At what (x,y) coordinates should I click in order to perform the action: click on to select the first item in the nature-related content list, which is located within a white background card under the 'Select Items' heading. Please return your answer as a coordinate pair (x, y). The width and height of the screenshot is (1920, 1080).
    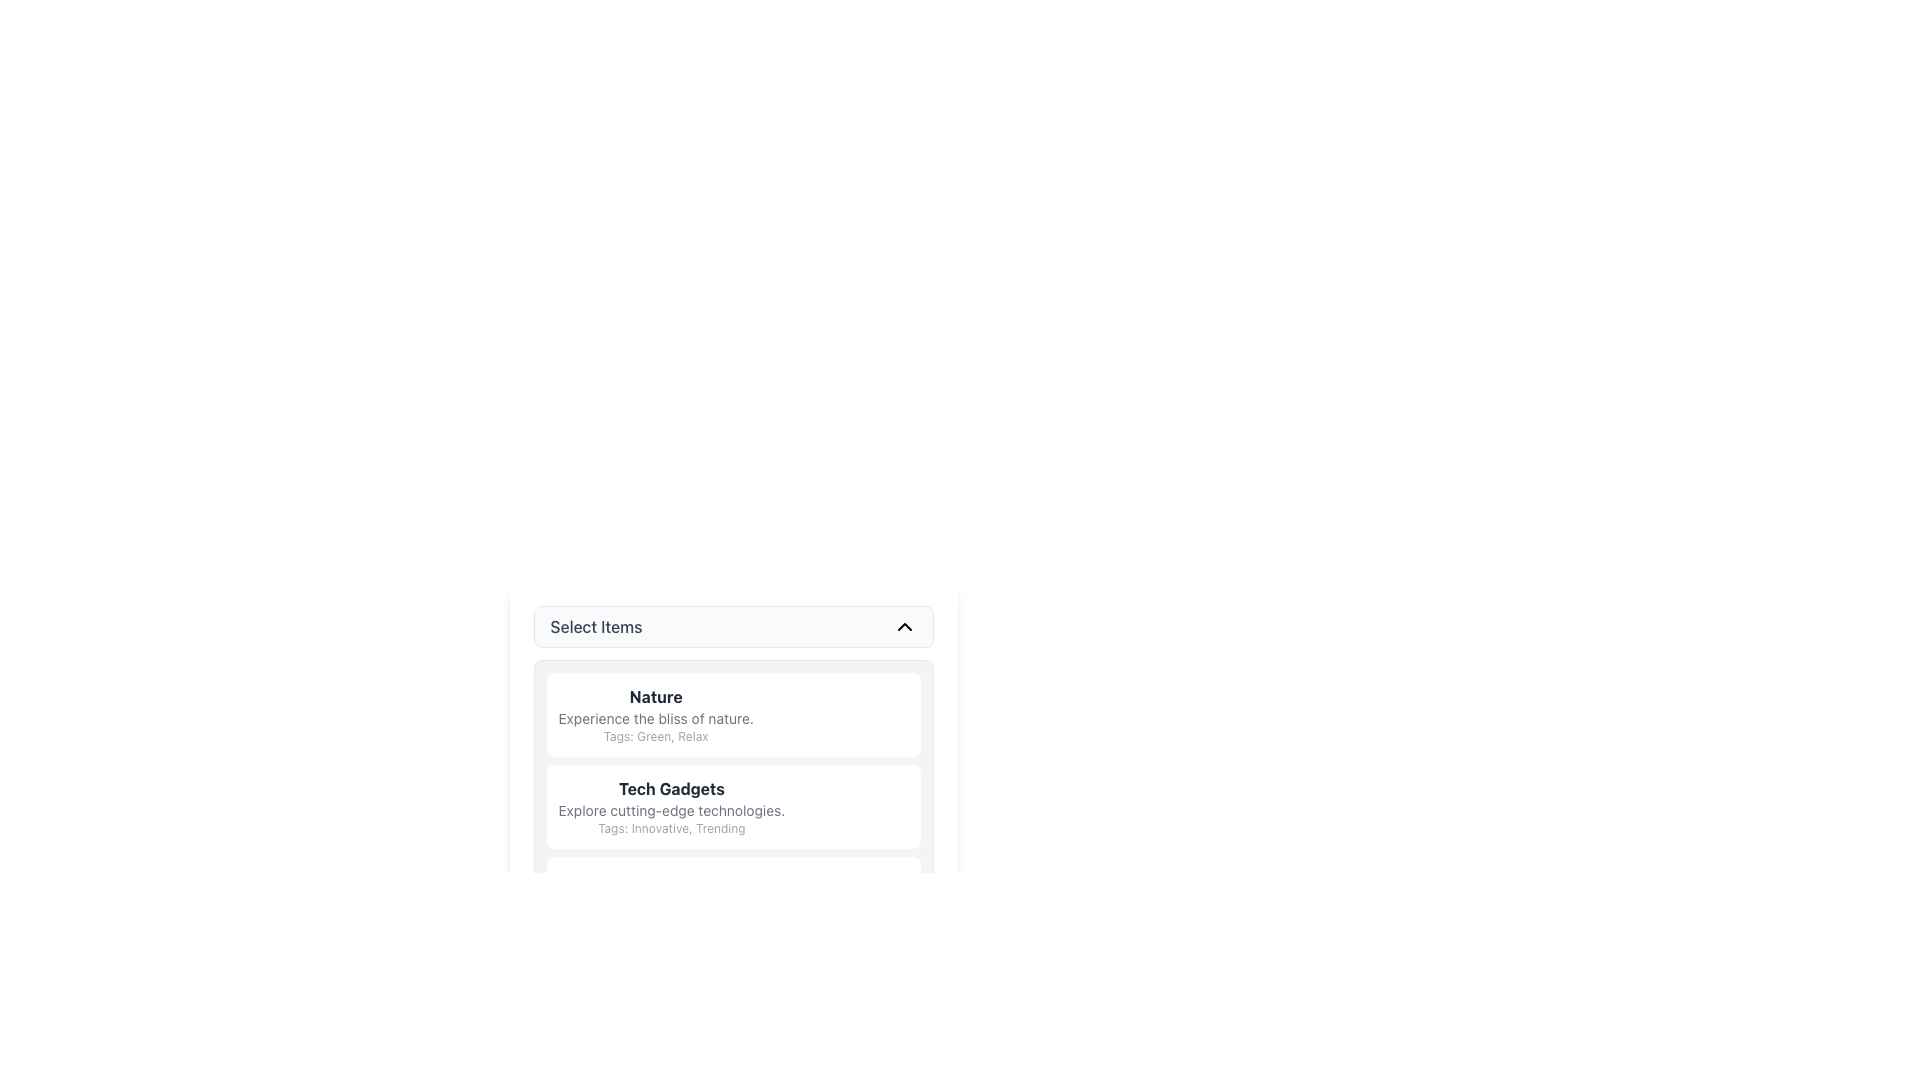
    Looking at the image, I should click on (656, 713).